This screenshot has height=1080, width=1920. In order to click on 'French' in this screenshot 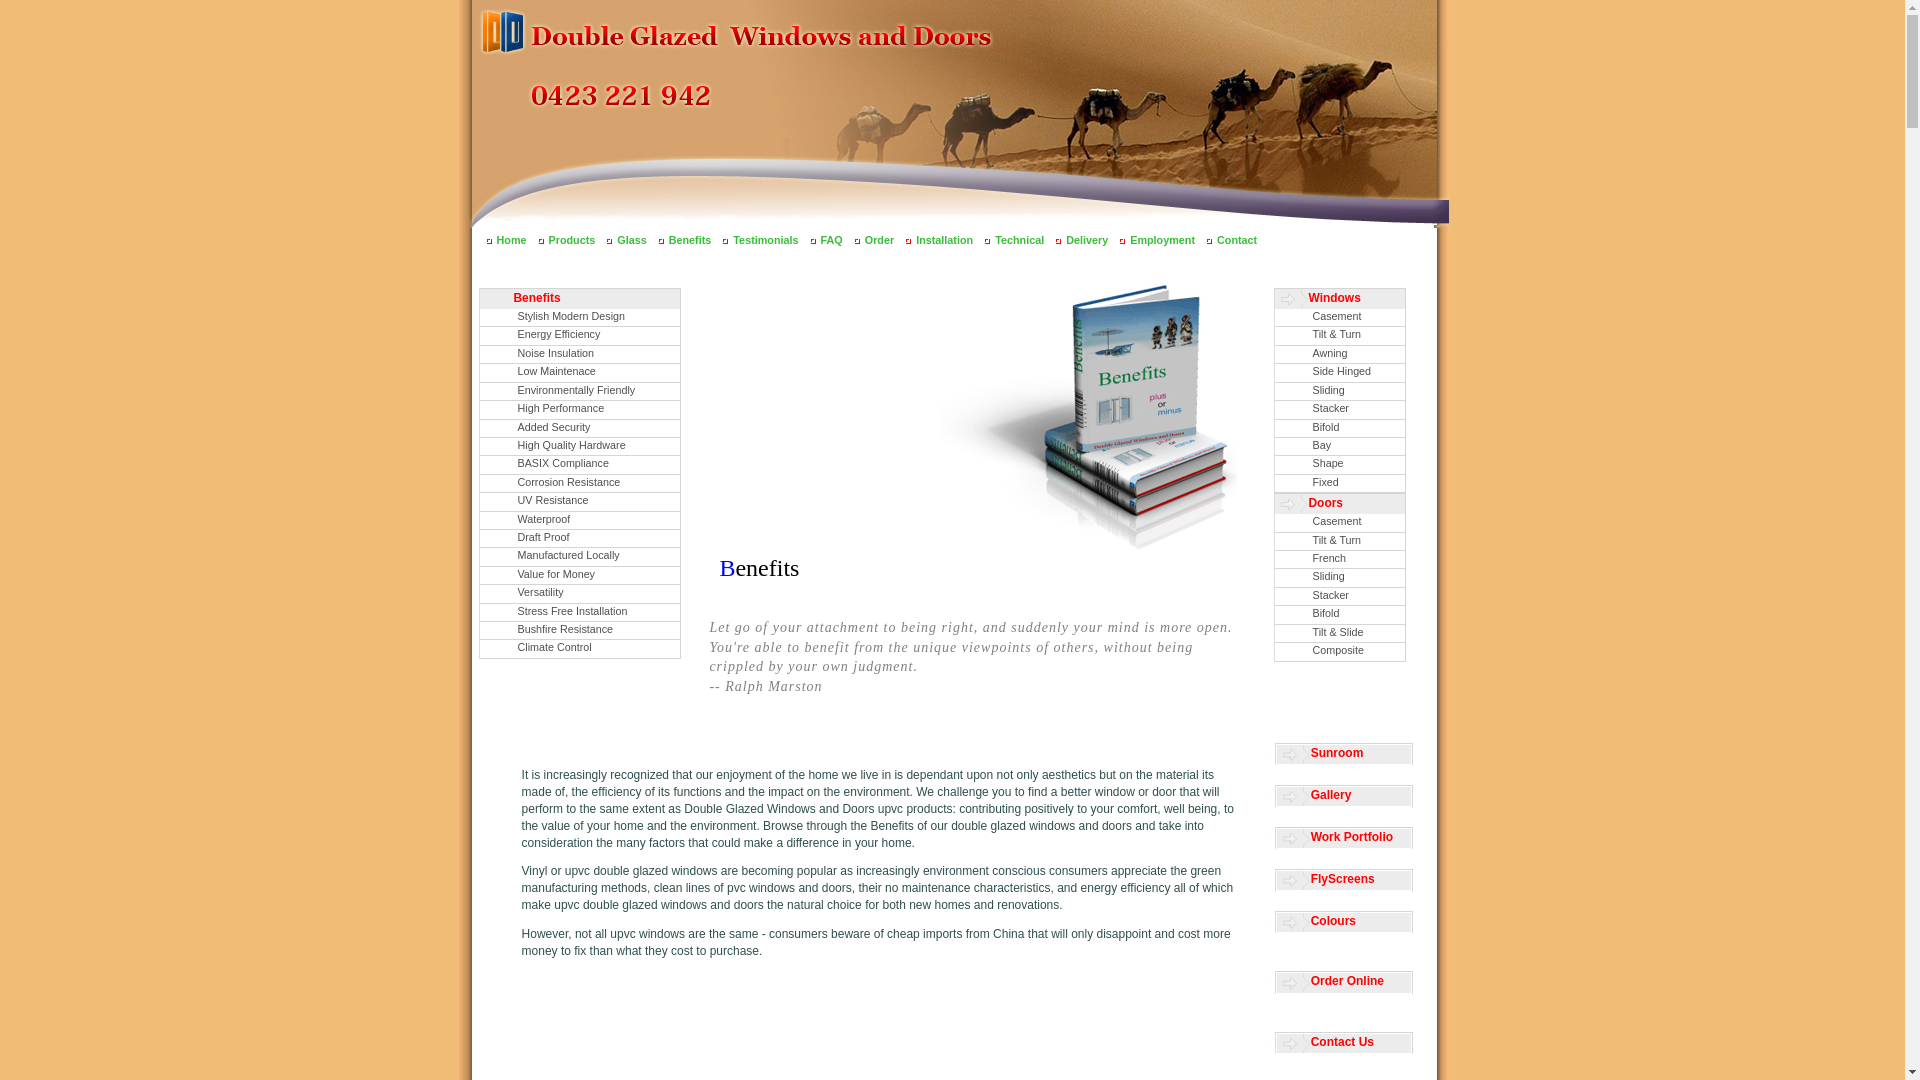, I will do `click(1339, 559)`.